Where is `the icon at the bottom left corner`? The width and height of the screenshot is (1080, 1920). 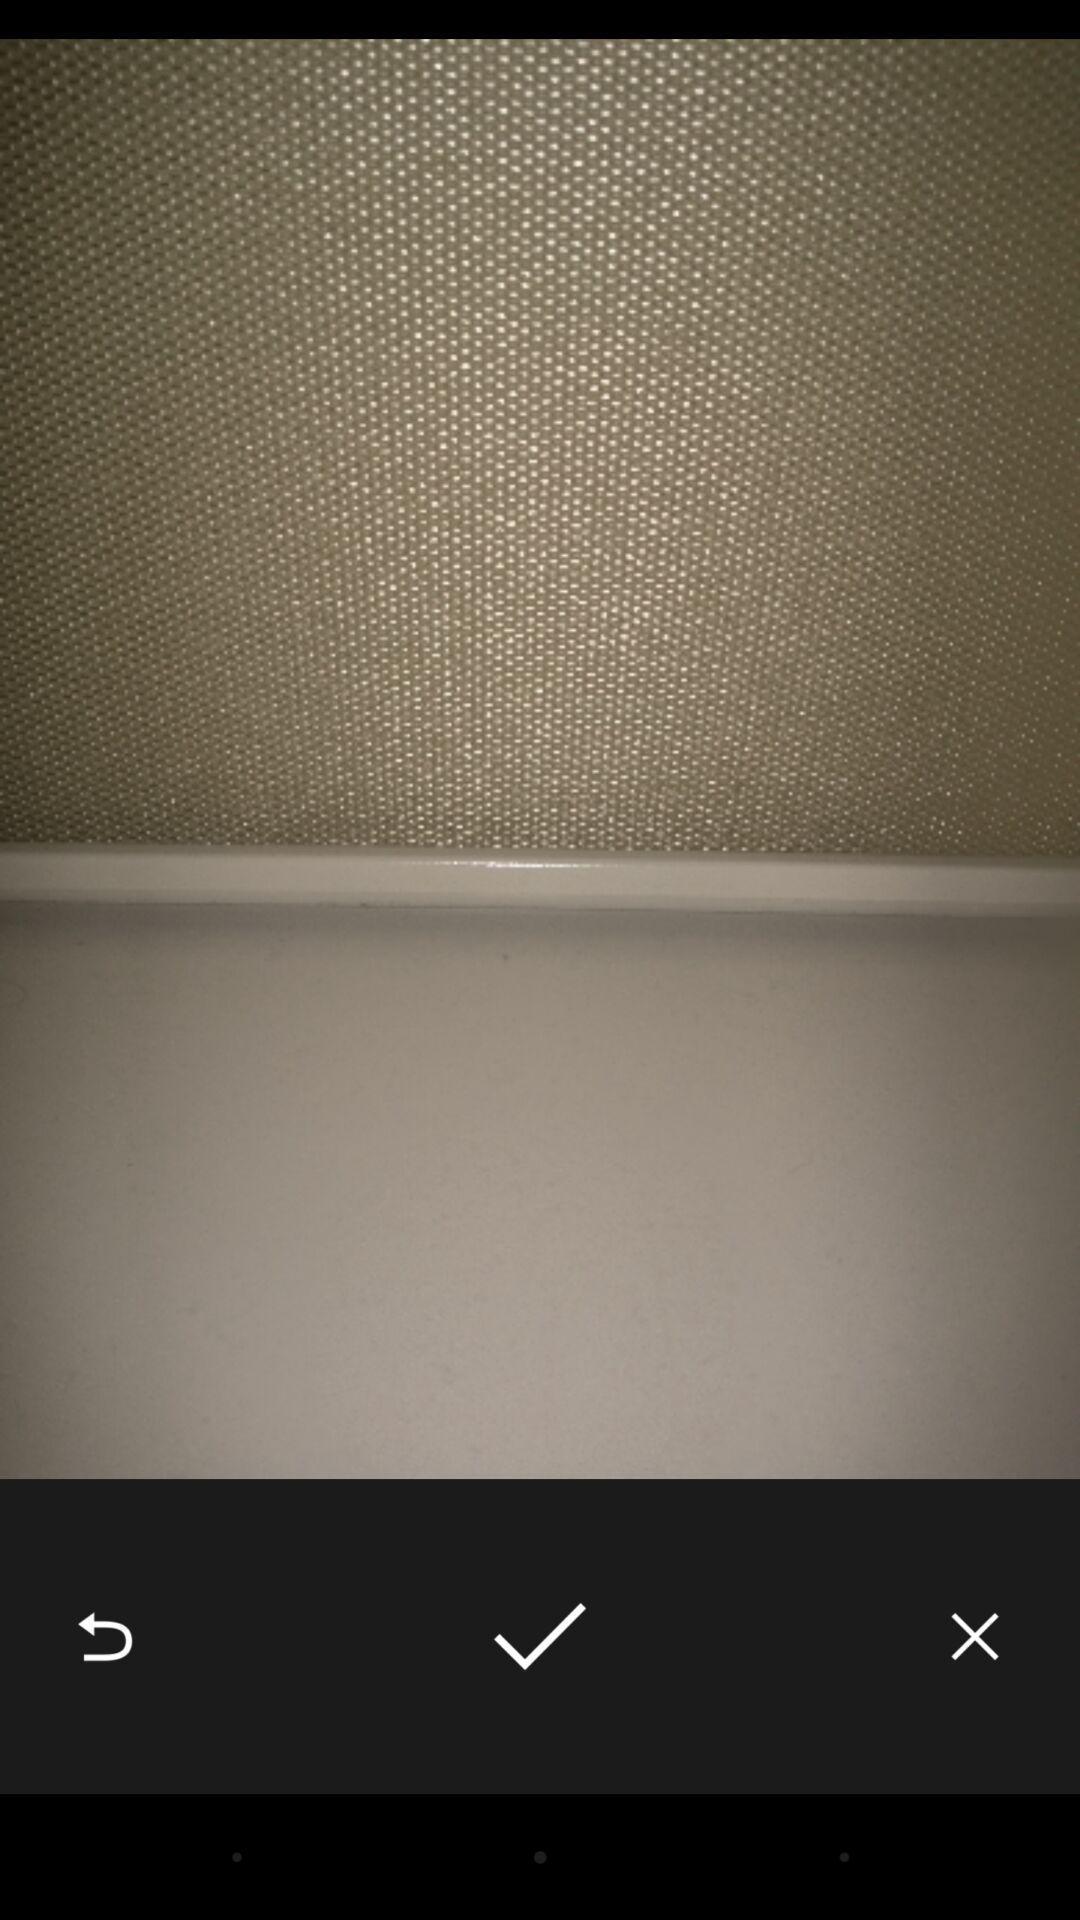
the icon at the bottom left corner is located at coordinates (104, 1636).